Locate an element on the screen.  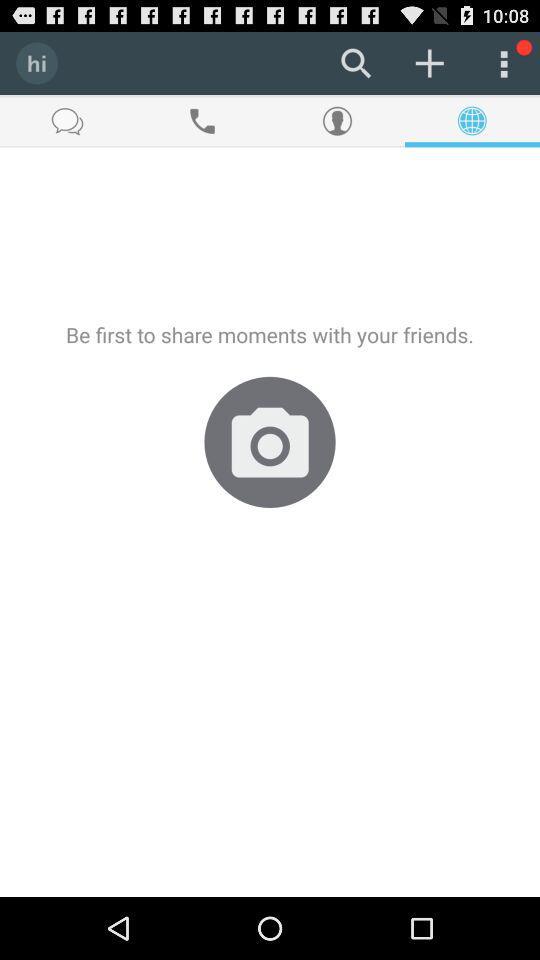
item below be first to is located at coordinates (270, 442).